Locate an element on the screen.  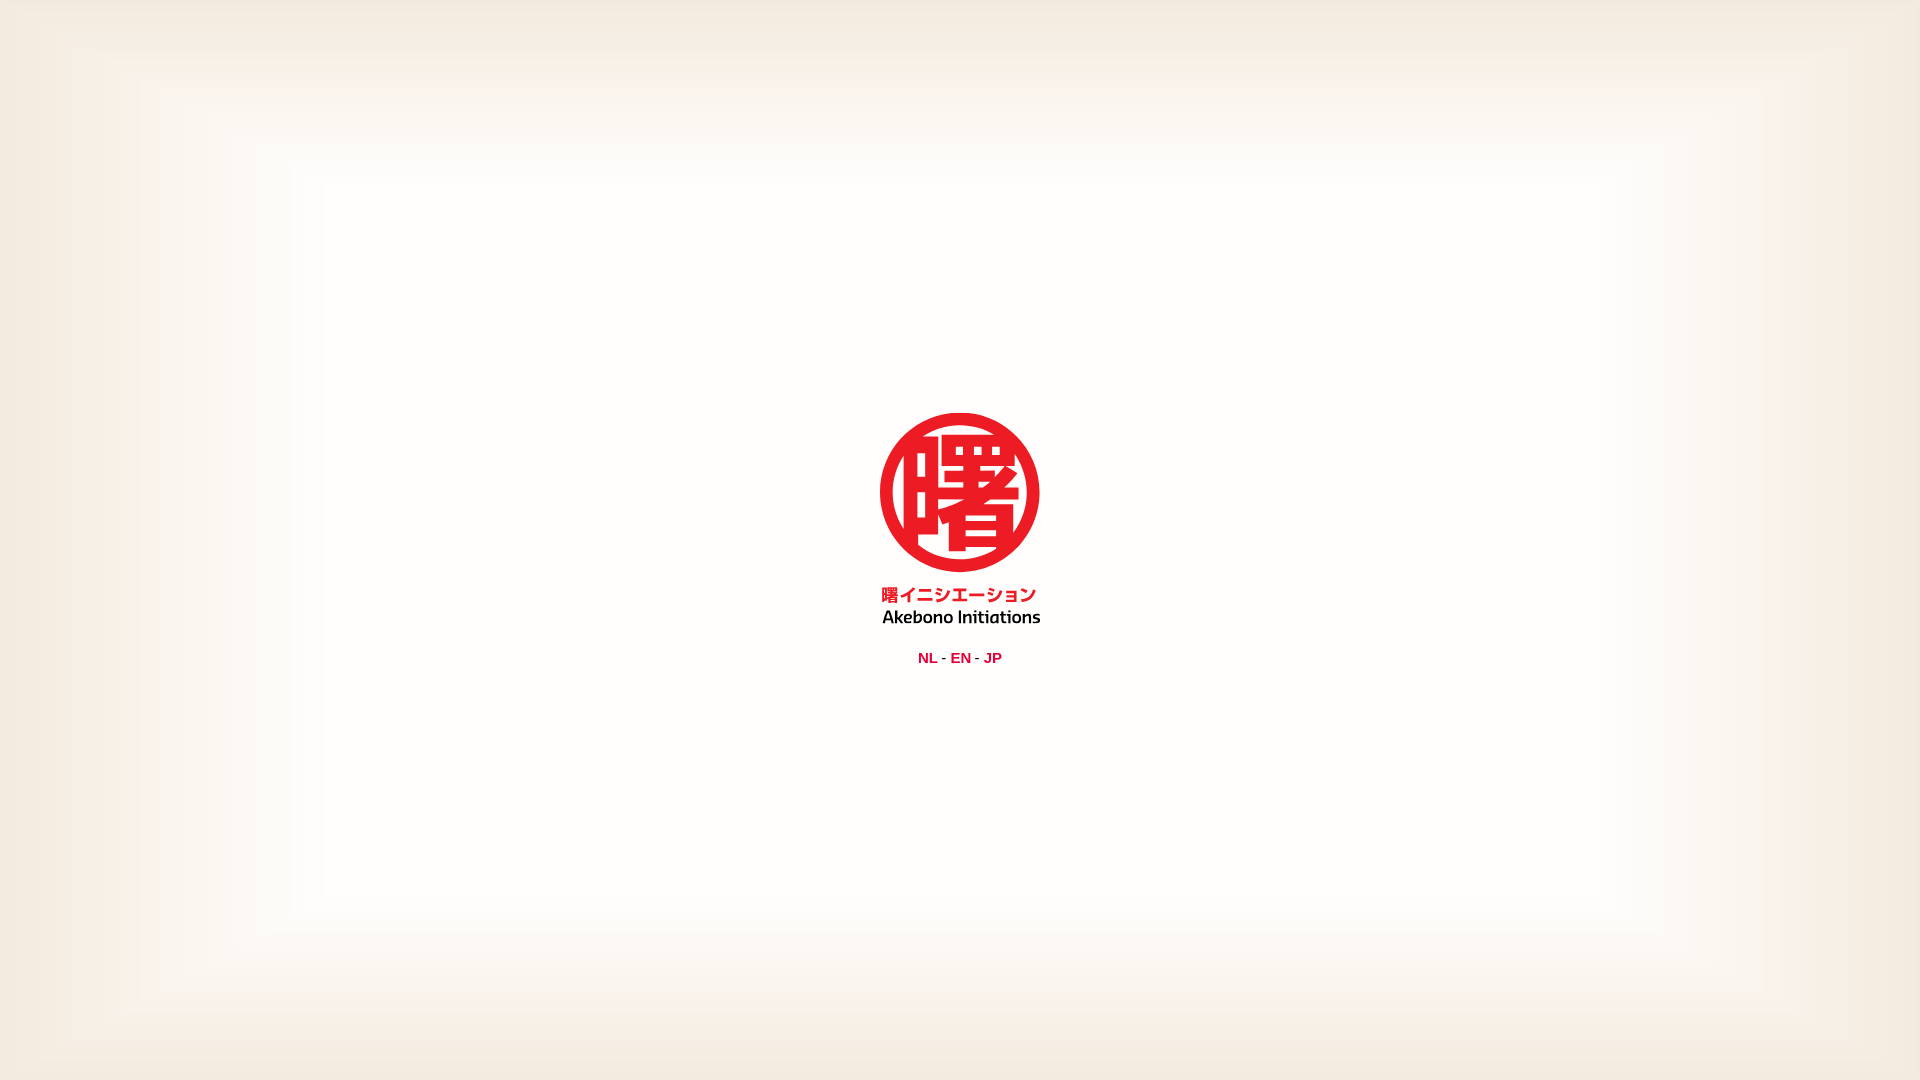
'JP' is located at coordinates (993, 656).